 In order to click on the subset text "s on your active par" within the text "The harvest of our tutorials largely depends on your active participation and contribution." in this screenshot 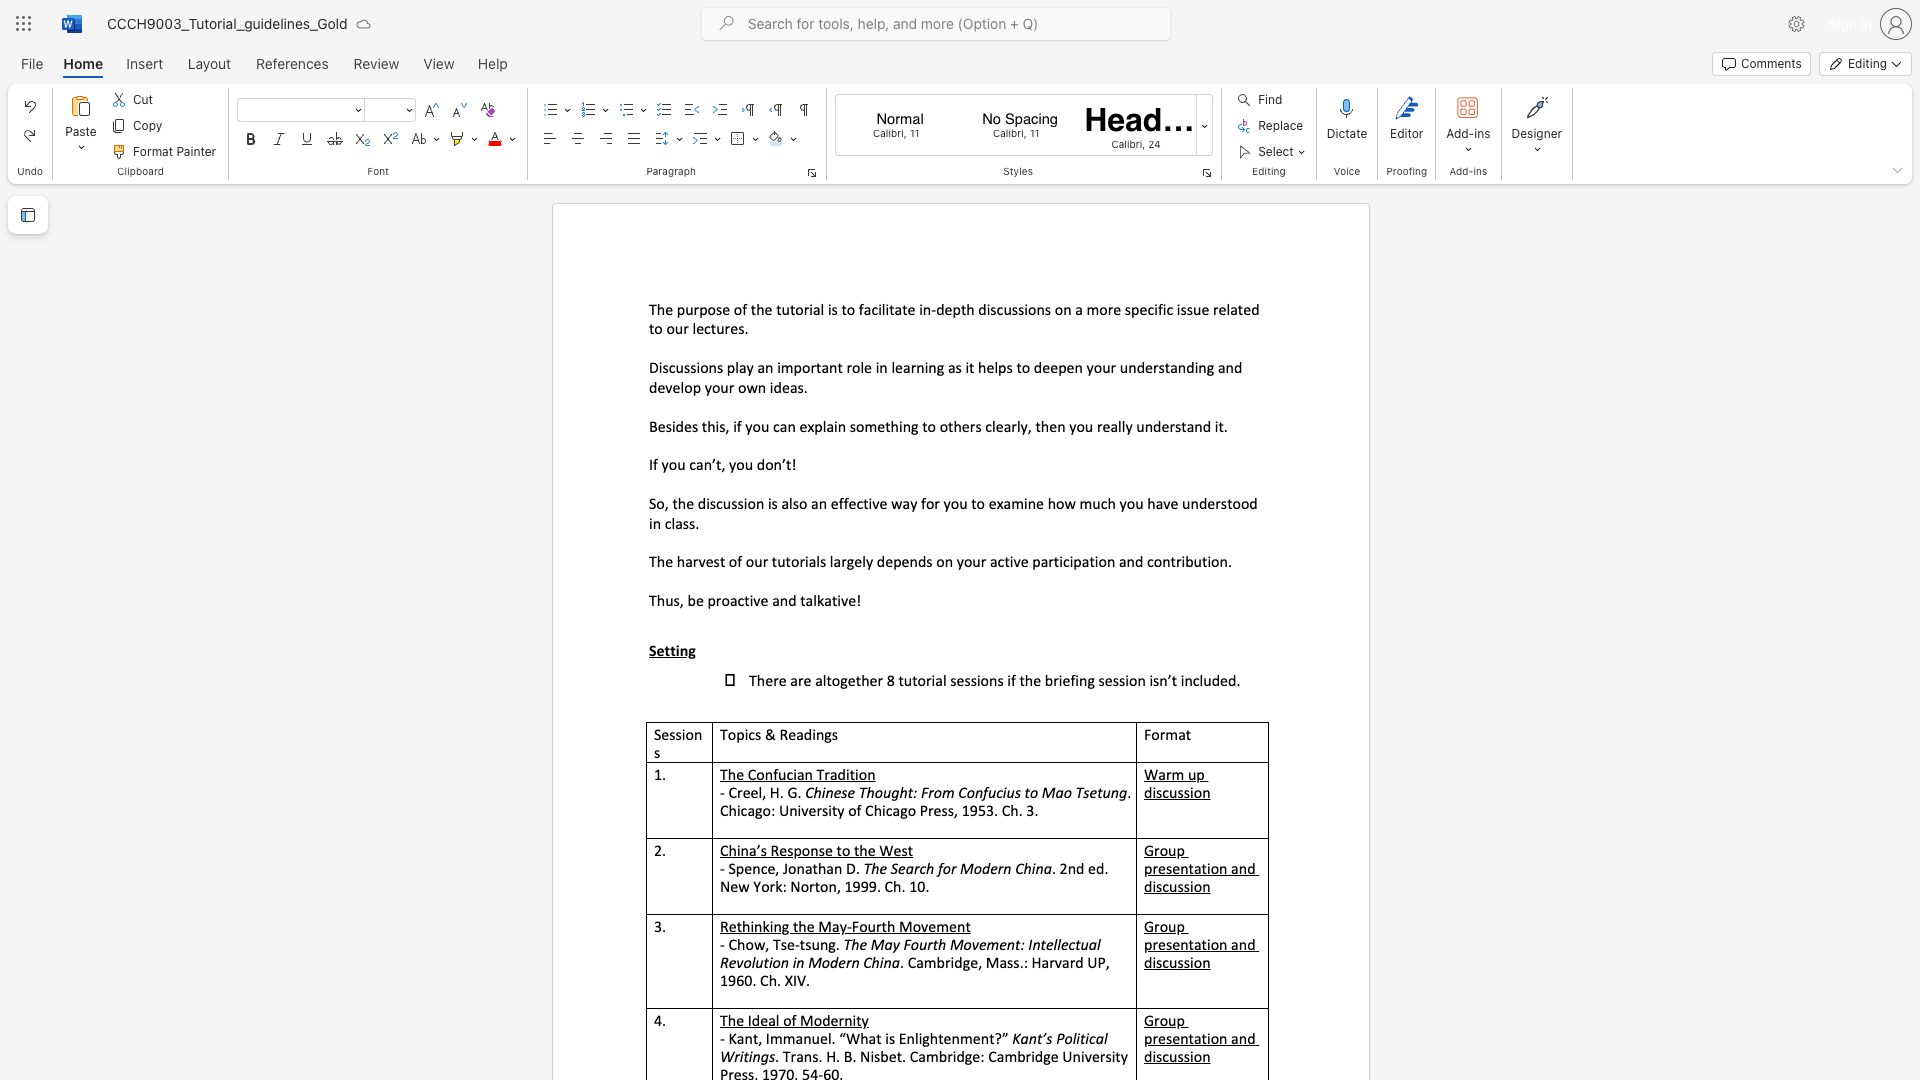, I will do `click(925, 562)`.